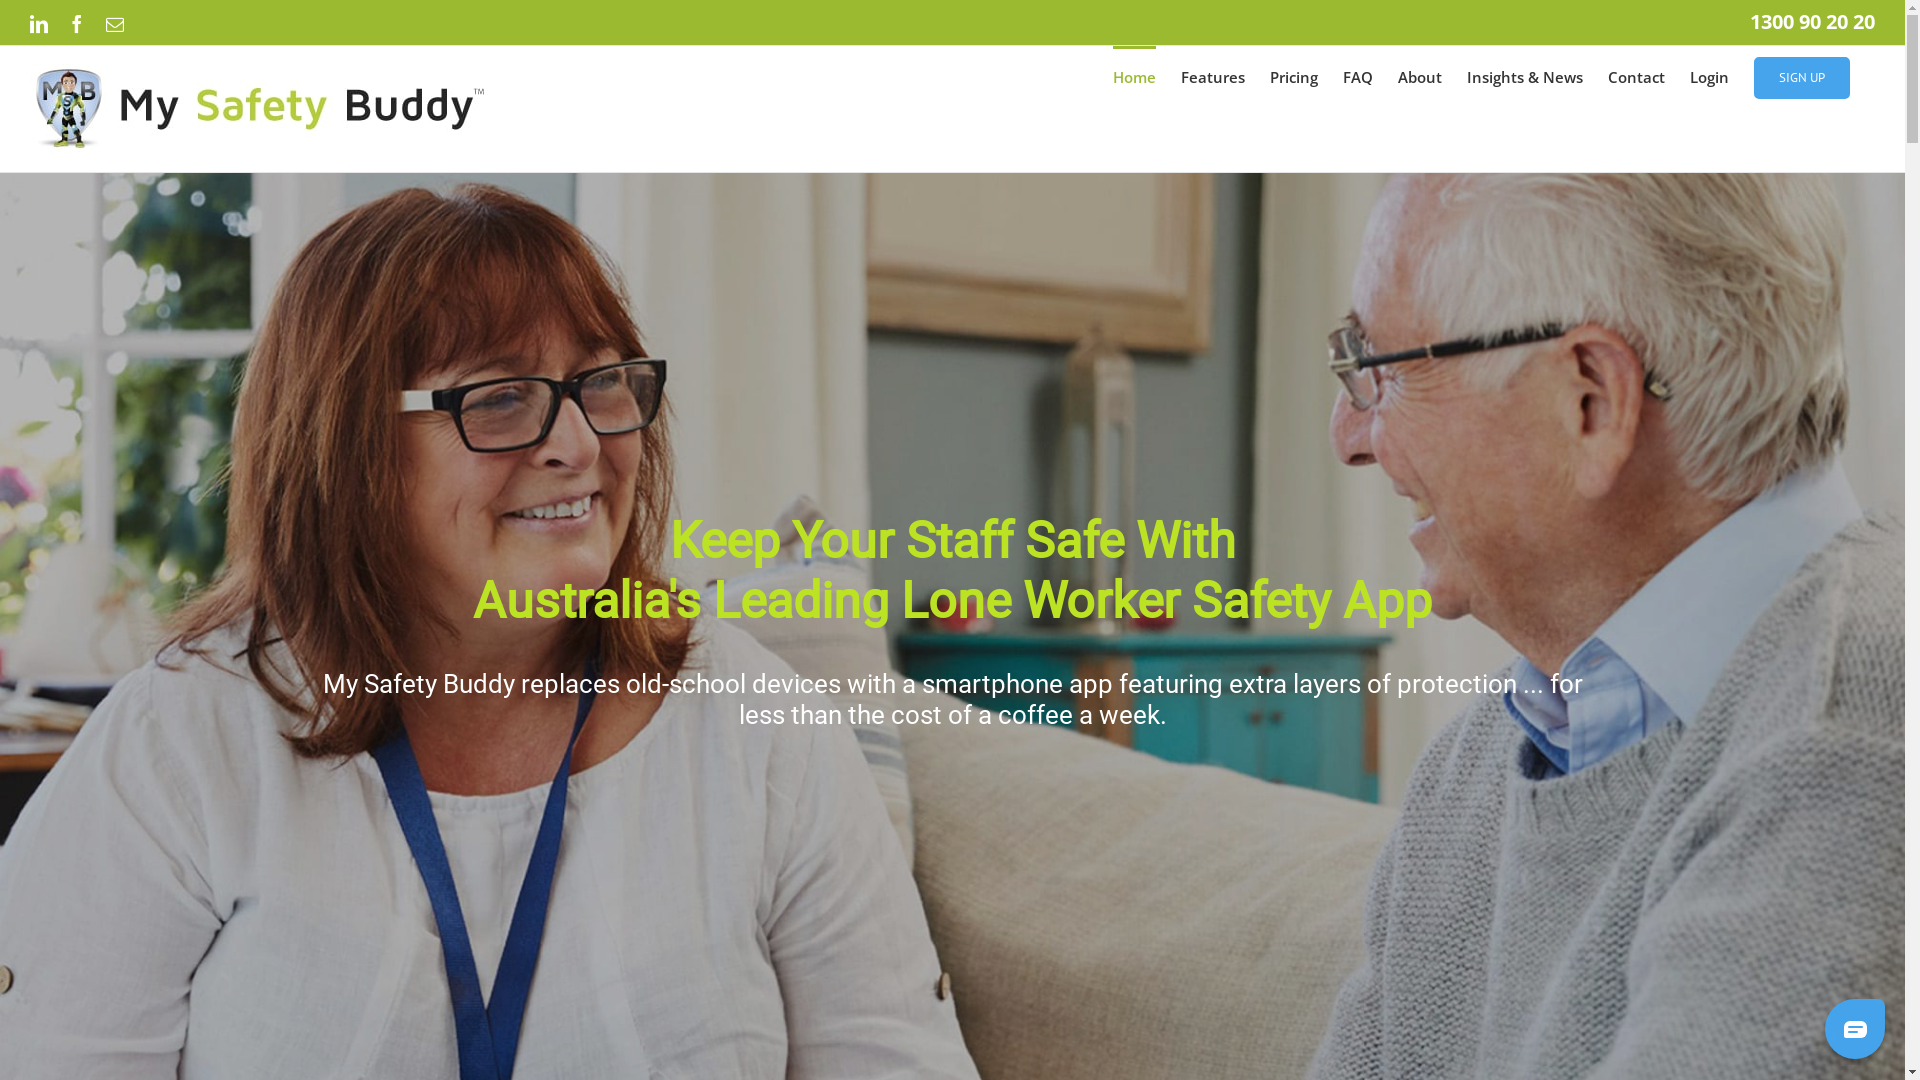  What do you see at coordinates (38, 23) in the screenshot?
I see `'LinkedIn'` at bounding box center [38, 23].